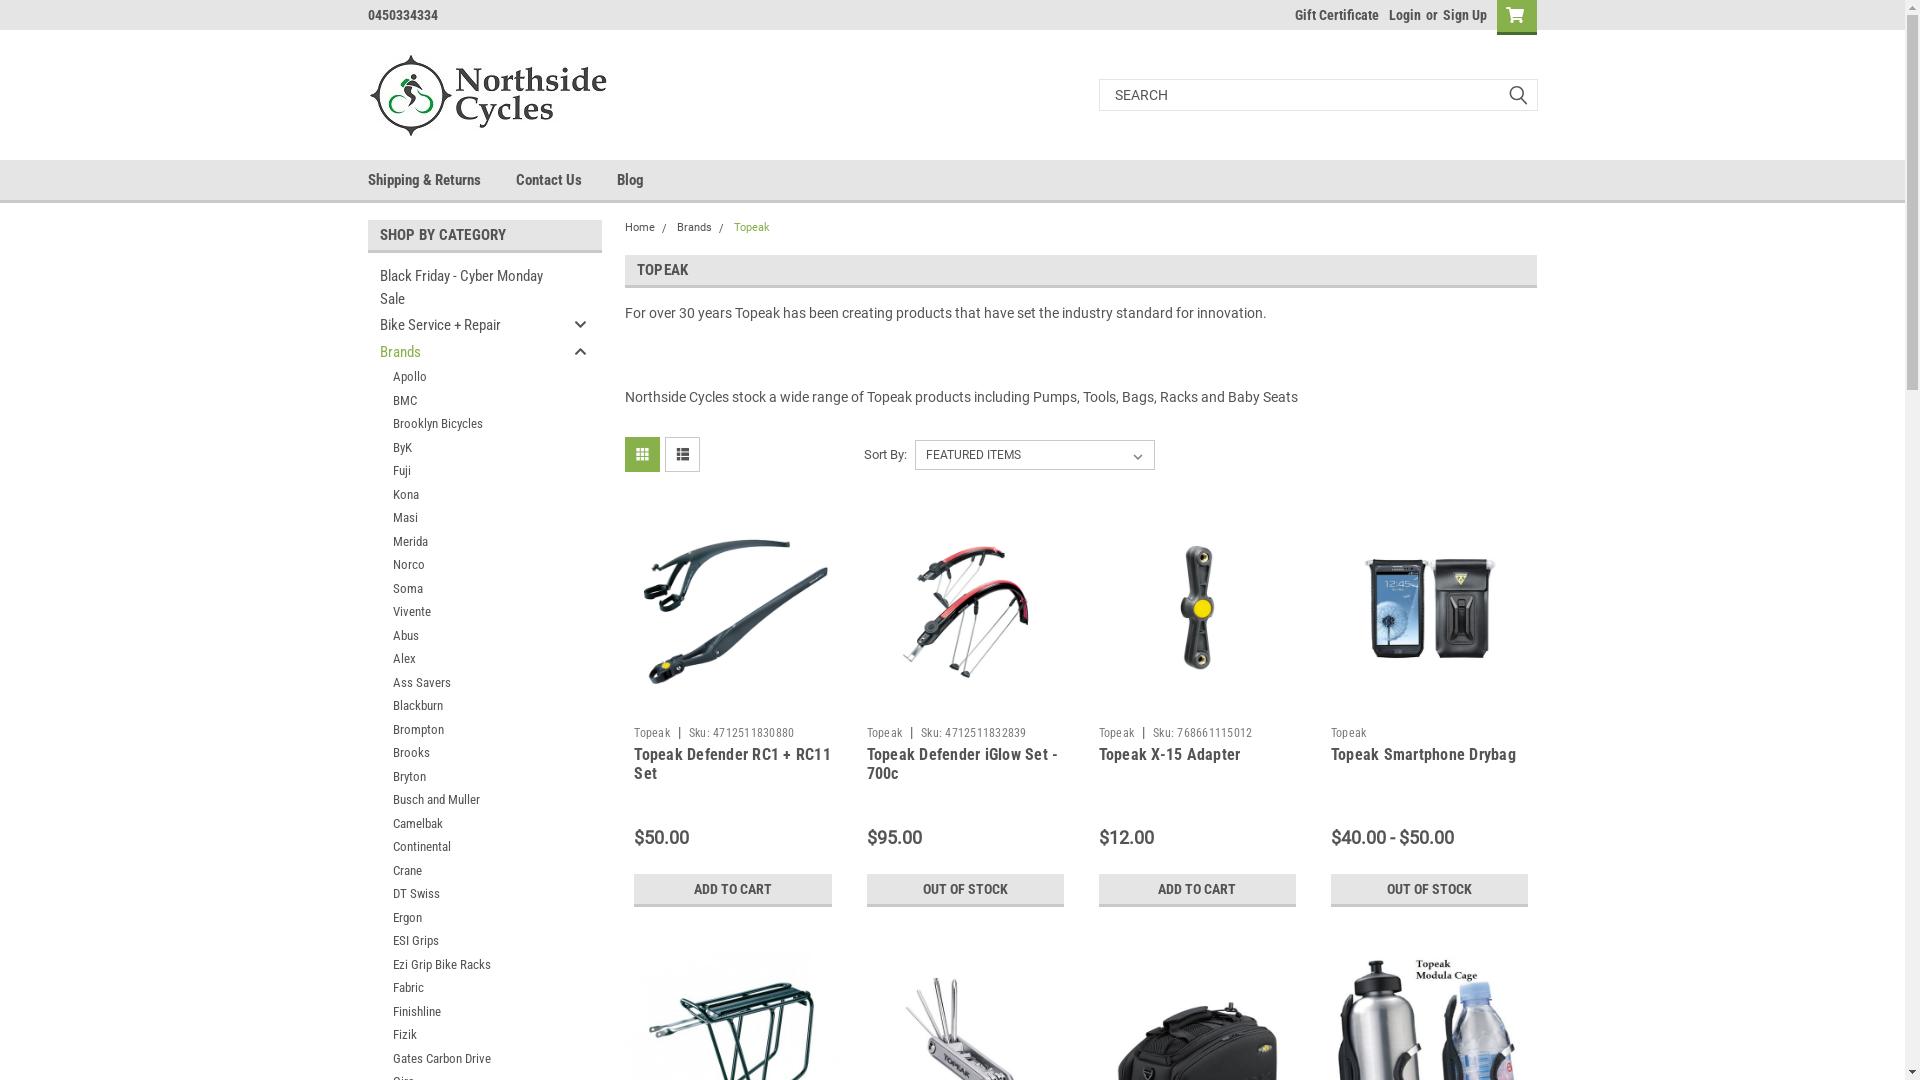  I want to click on 'Topeak Defender iGlow Set - 700c', so click(965, 607).